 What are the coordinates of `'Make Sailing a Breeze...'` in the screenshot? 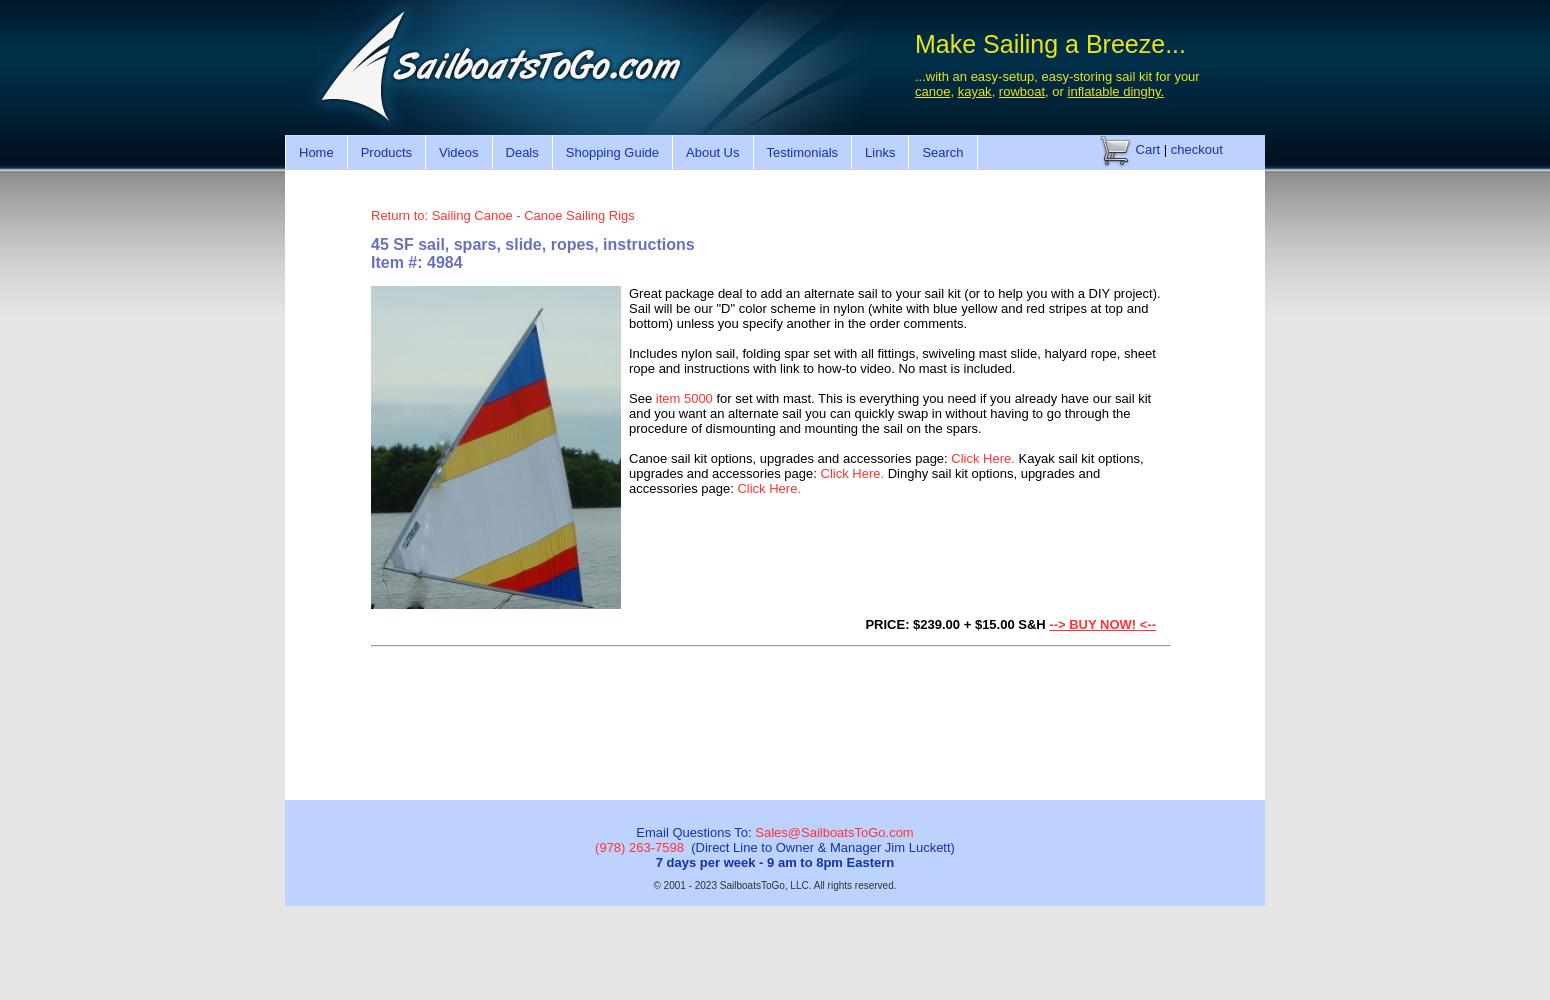 It's located at (1049, 44).